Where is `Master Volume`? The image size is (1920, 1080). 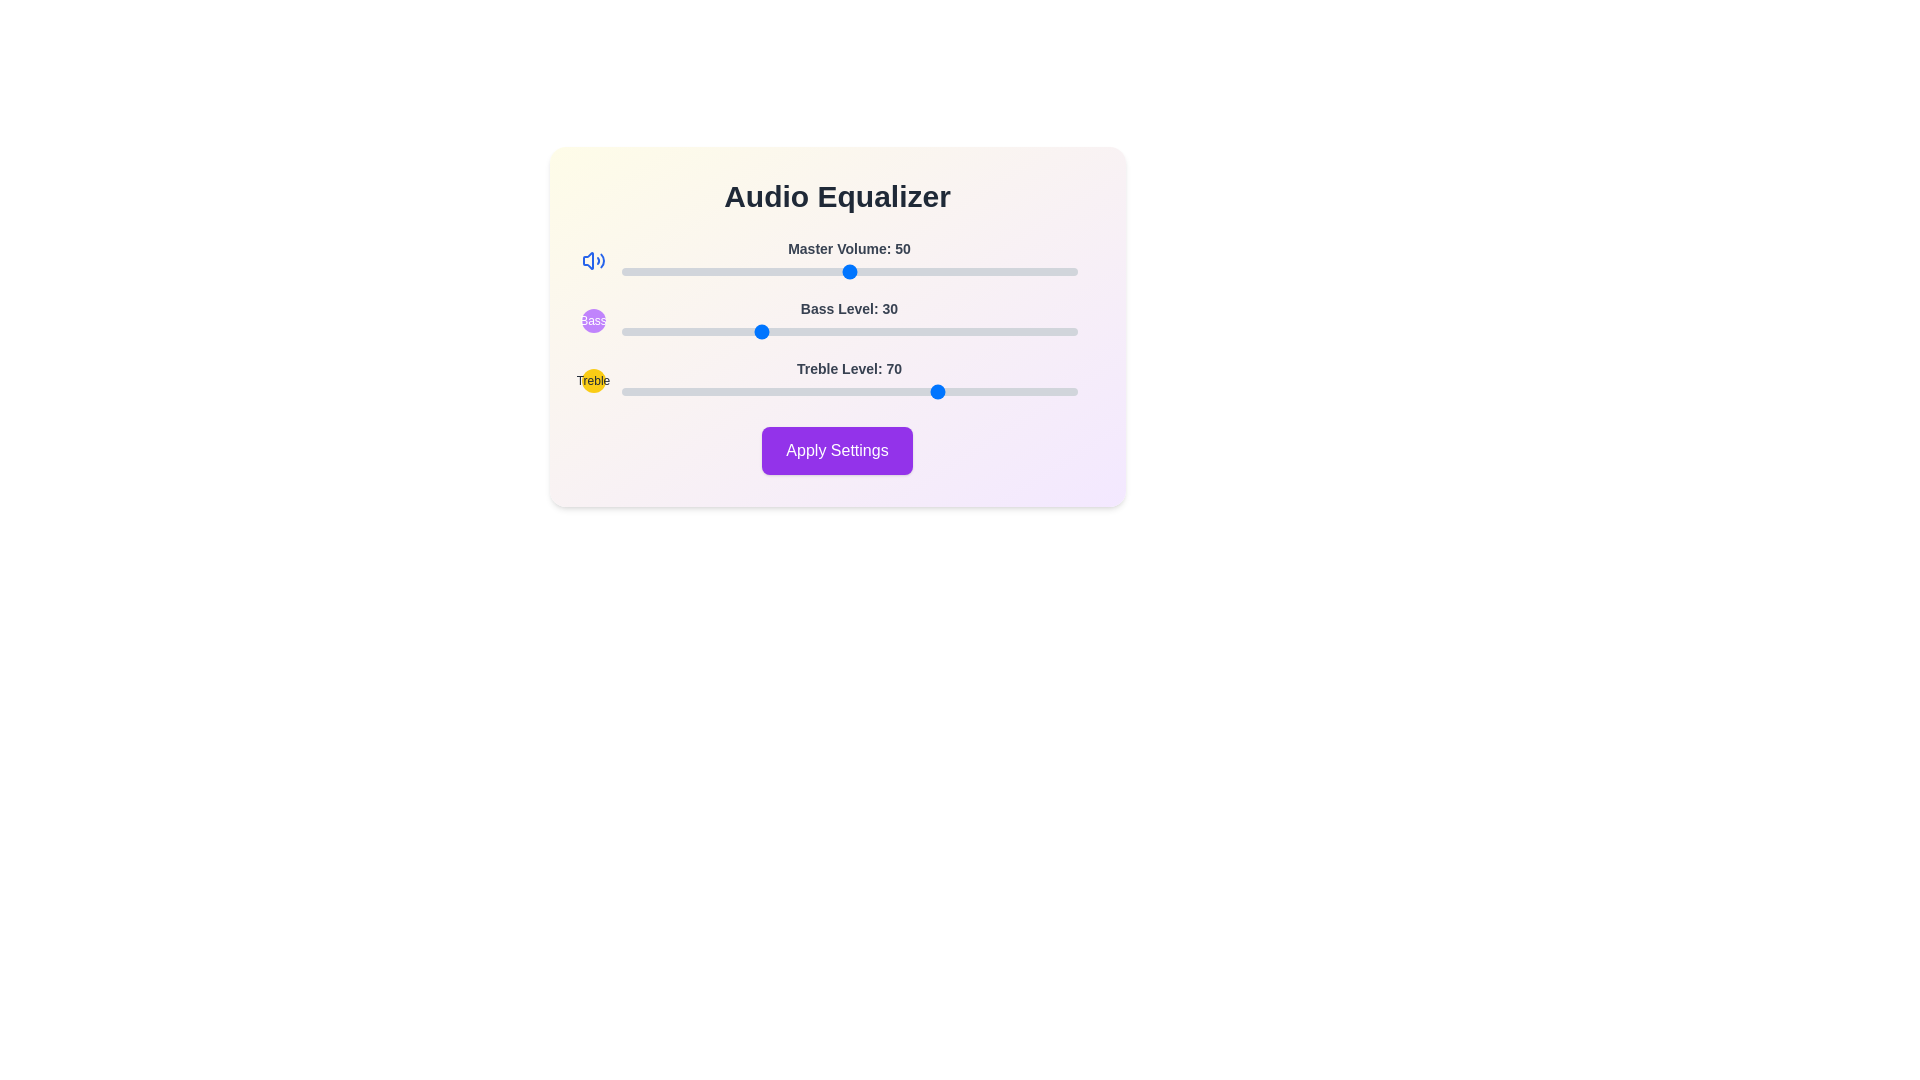 Master Volume is located at coordinates (963, 272).